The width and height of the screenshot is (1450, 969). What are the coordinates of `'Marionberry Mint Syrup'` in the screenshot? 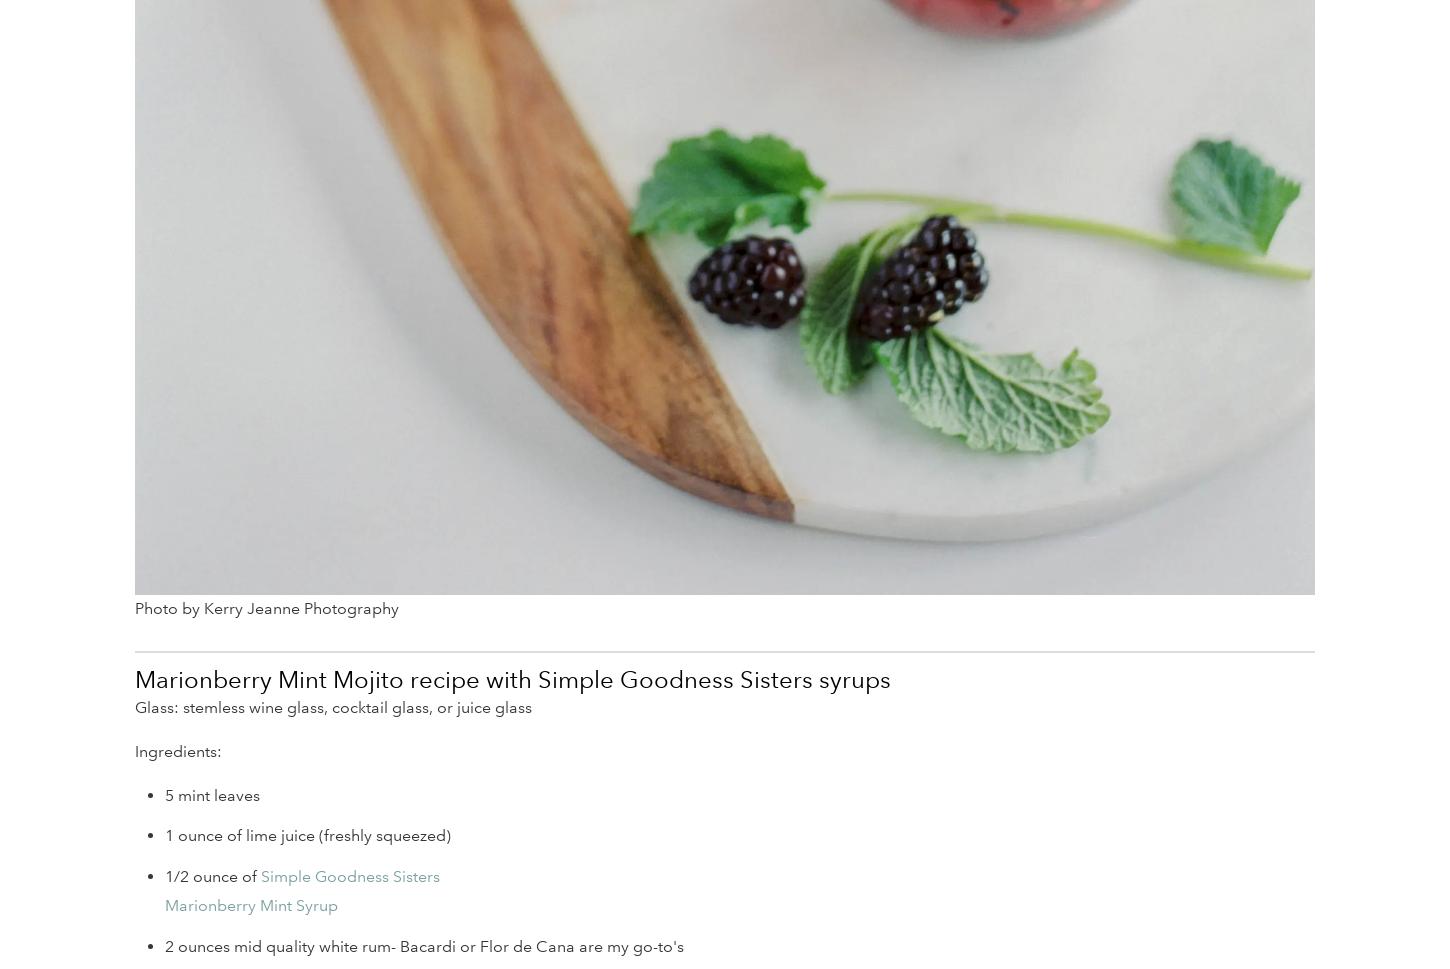 It's located at (251, 905).